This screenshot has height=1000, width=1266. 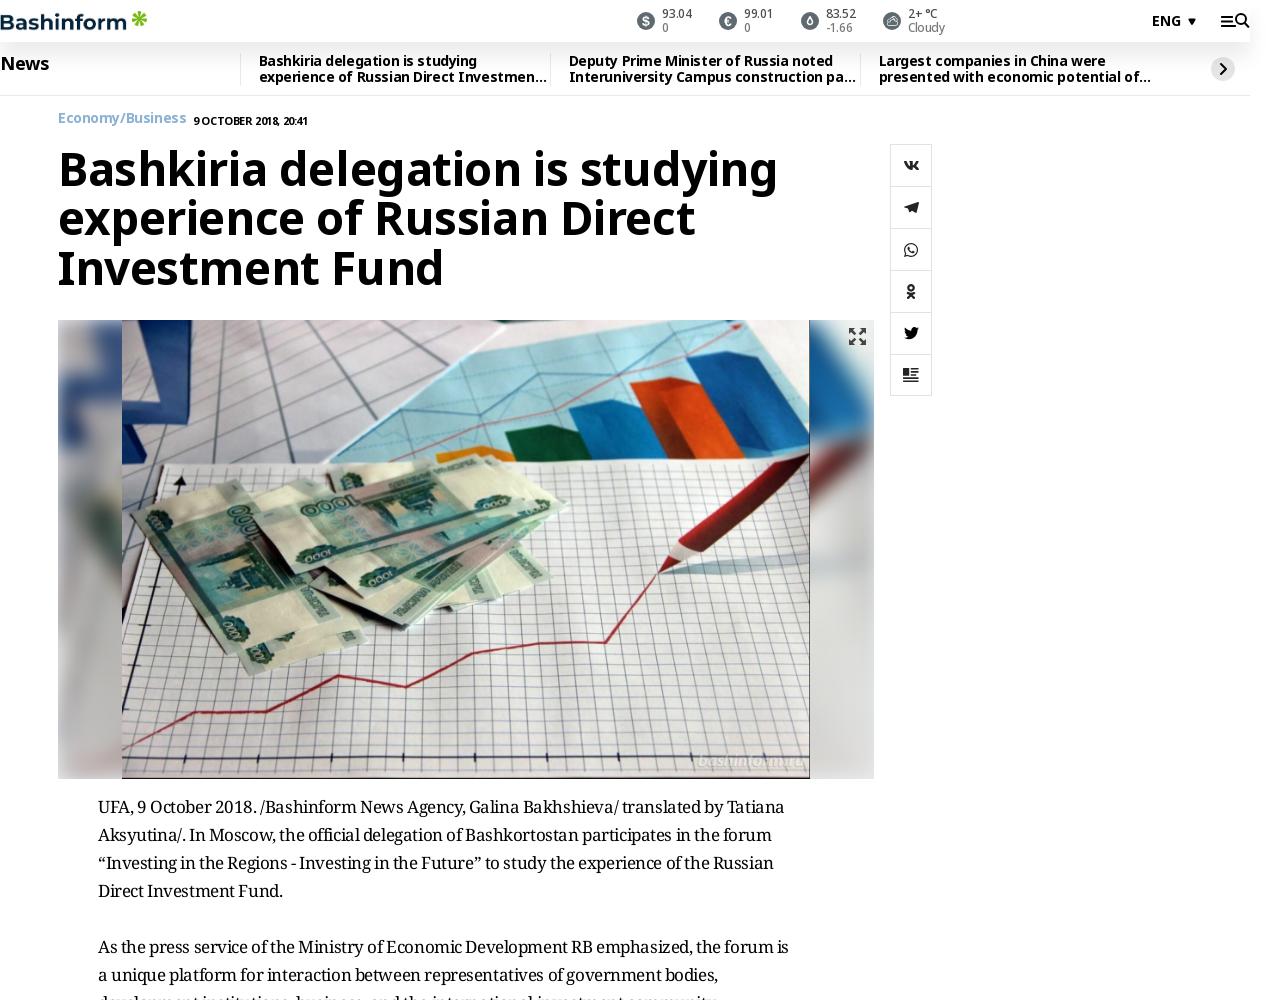 I want to click on 'Largest companies in China were presented with economic potential of Bashkiria', so click(x=876, y=75).